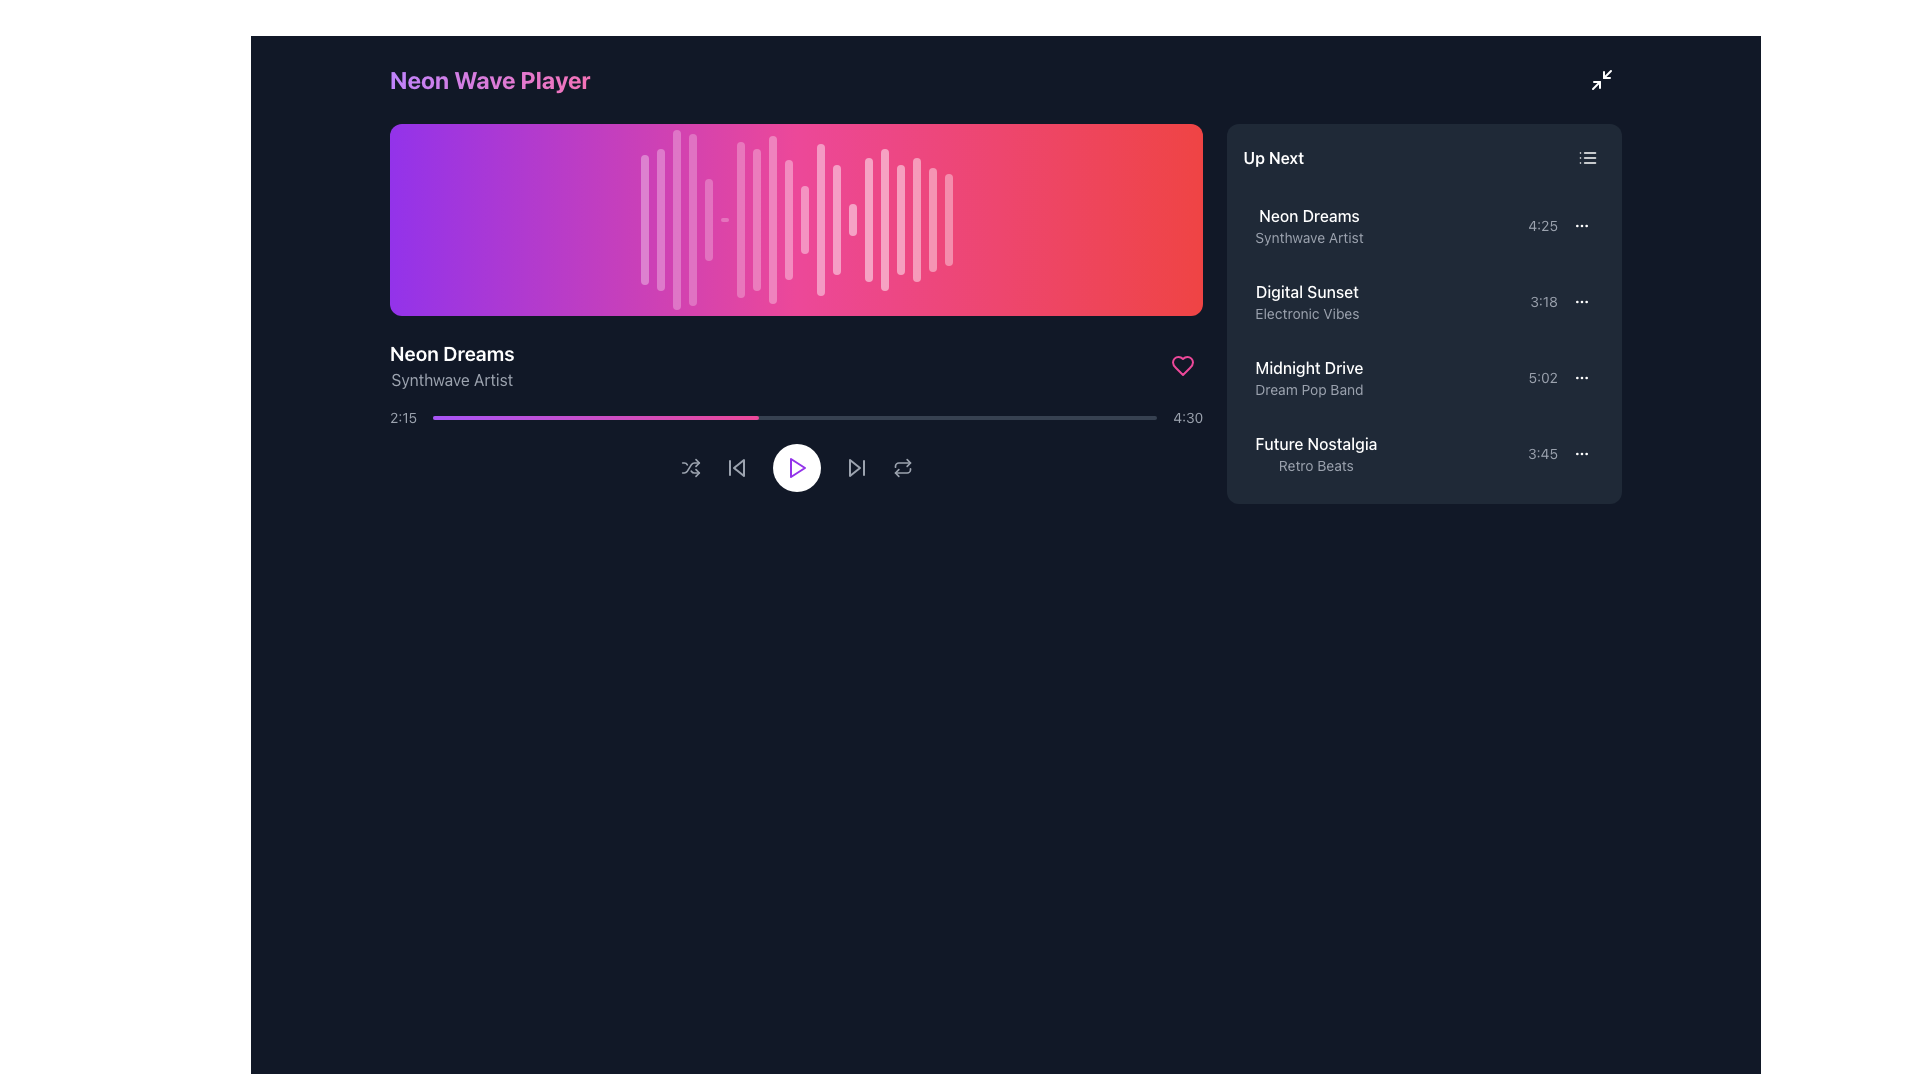 Image resolution: width=1920 pixels, height=1080 pixels. I want to click on the ellipsis icon, which consists of three vertically aligned dots, located to the right of the 'Neon Dreams' song entry in the 'Up Next' list, so click(1580, 225).